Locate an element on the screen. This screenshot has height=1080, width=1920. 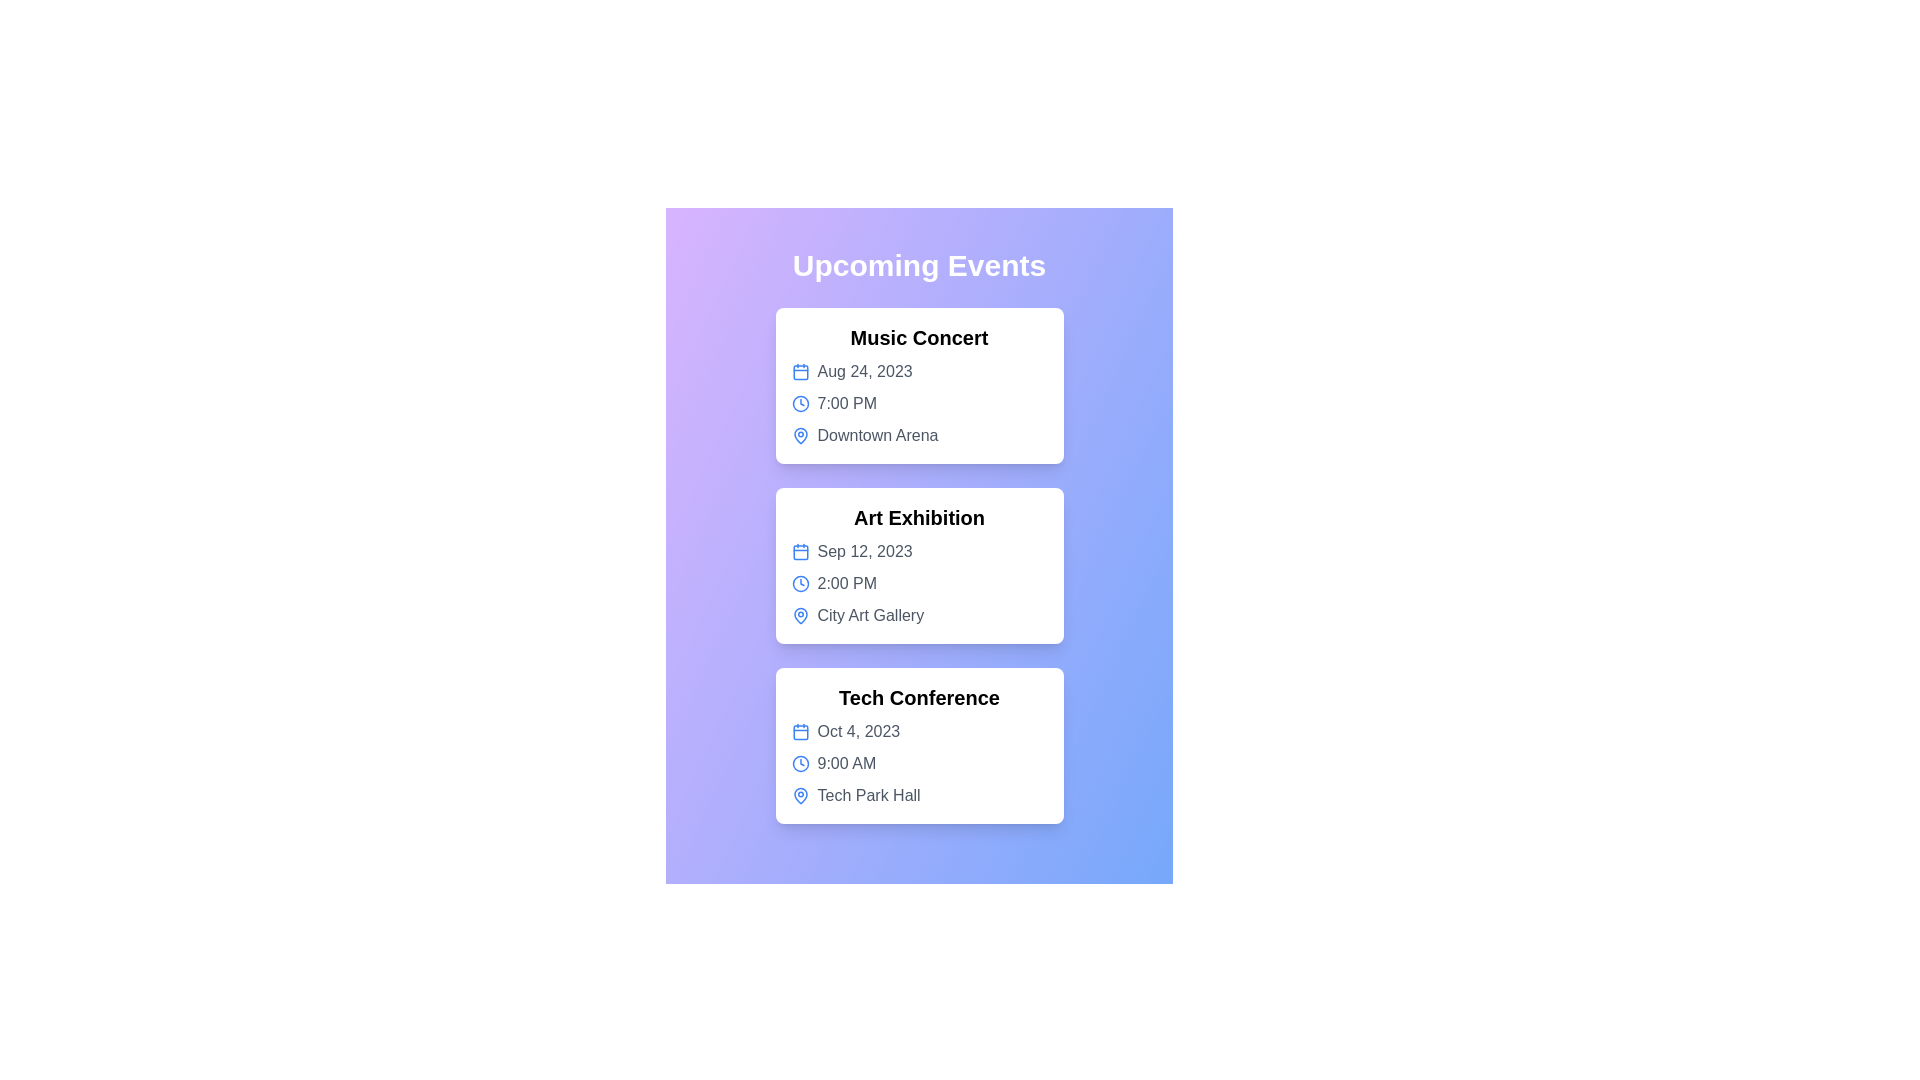
the blue rounded rectangle background of the calendar icon representing the 'Tech Conference' event is located at coordinates (800, 732).